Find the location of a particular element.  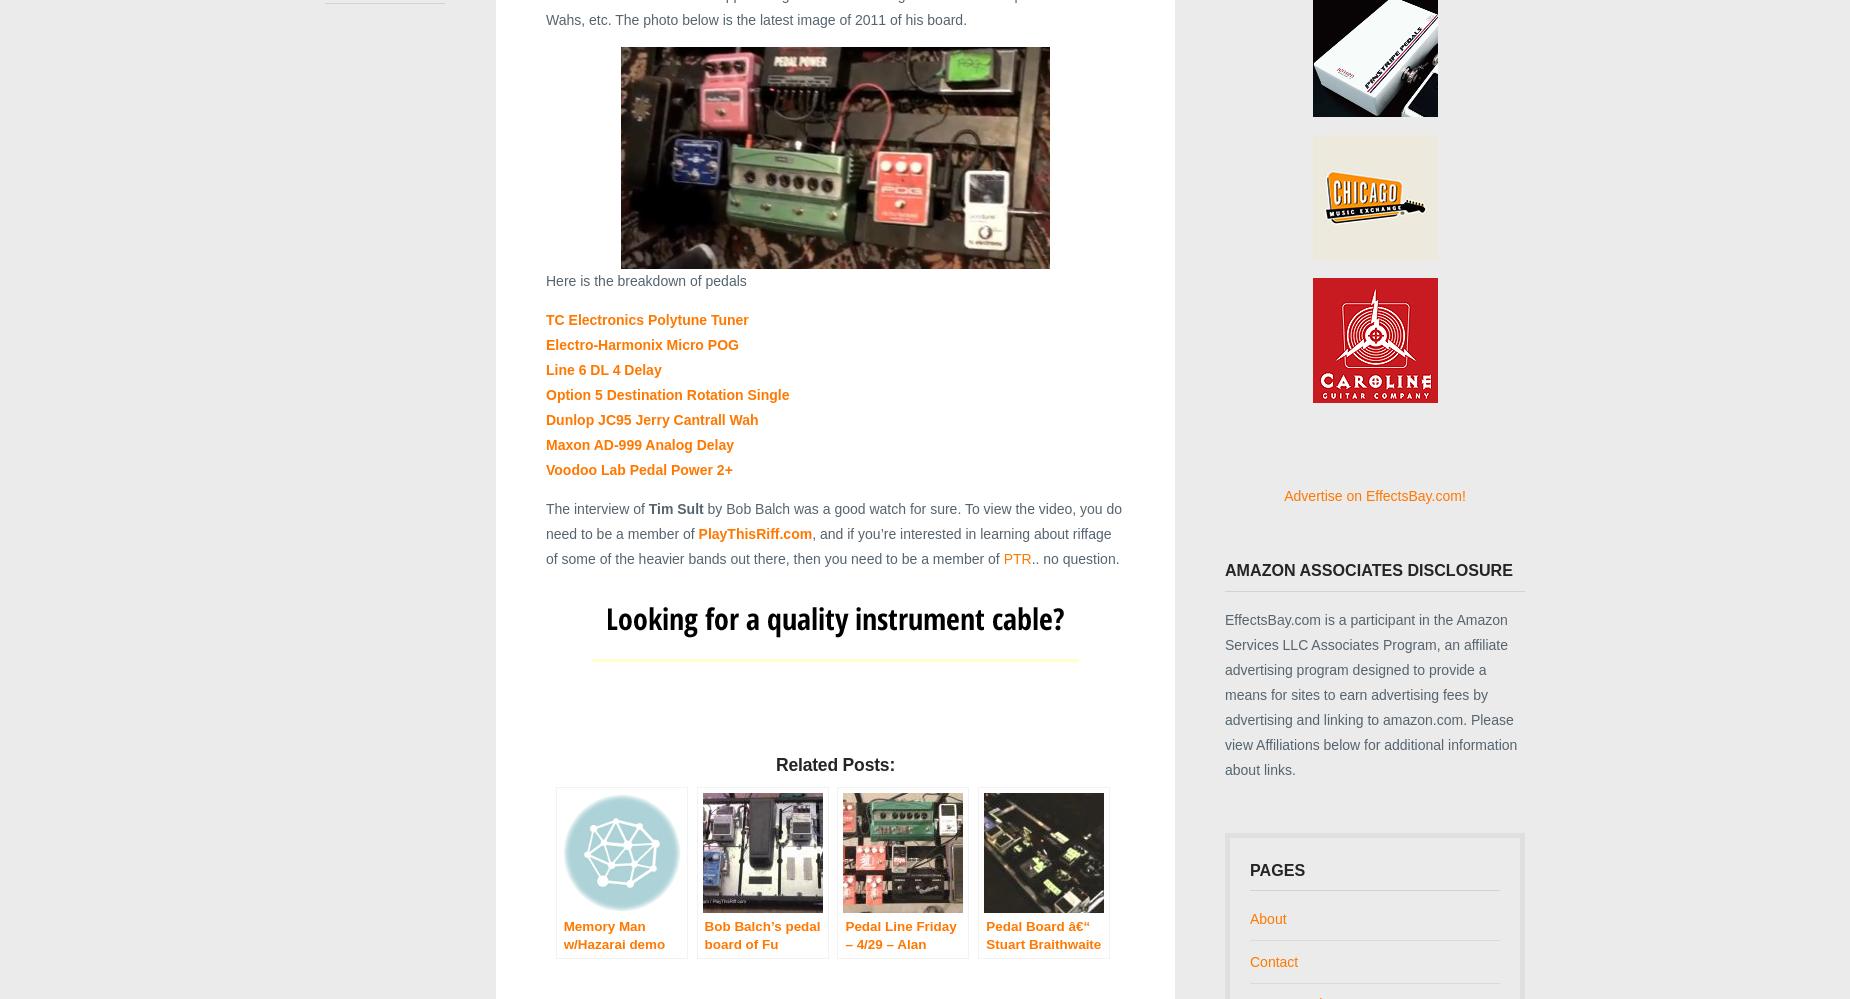

'Advertise on EffectsBay.com!' is located at coordinates (1373, 495).